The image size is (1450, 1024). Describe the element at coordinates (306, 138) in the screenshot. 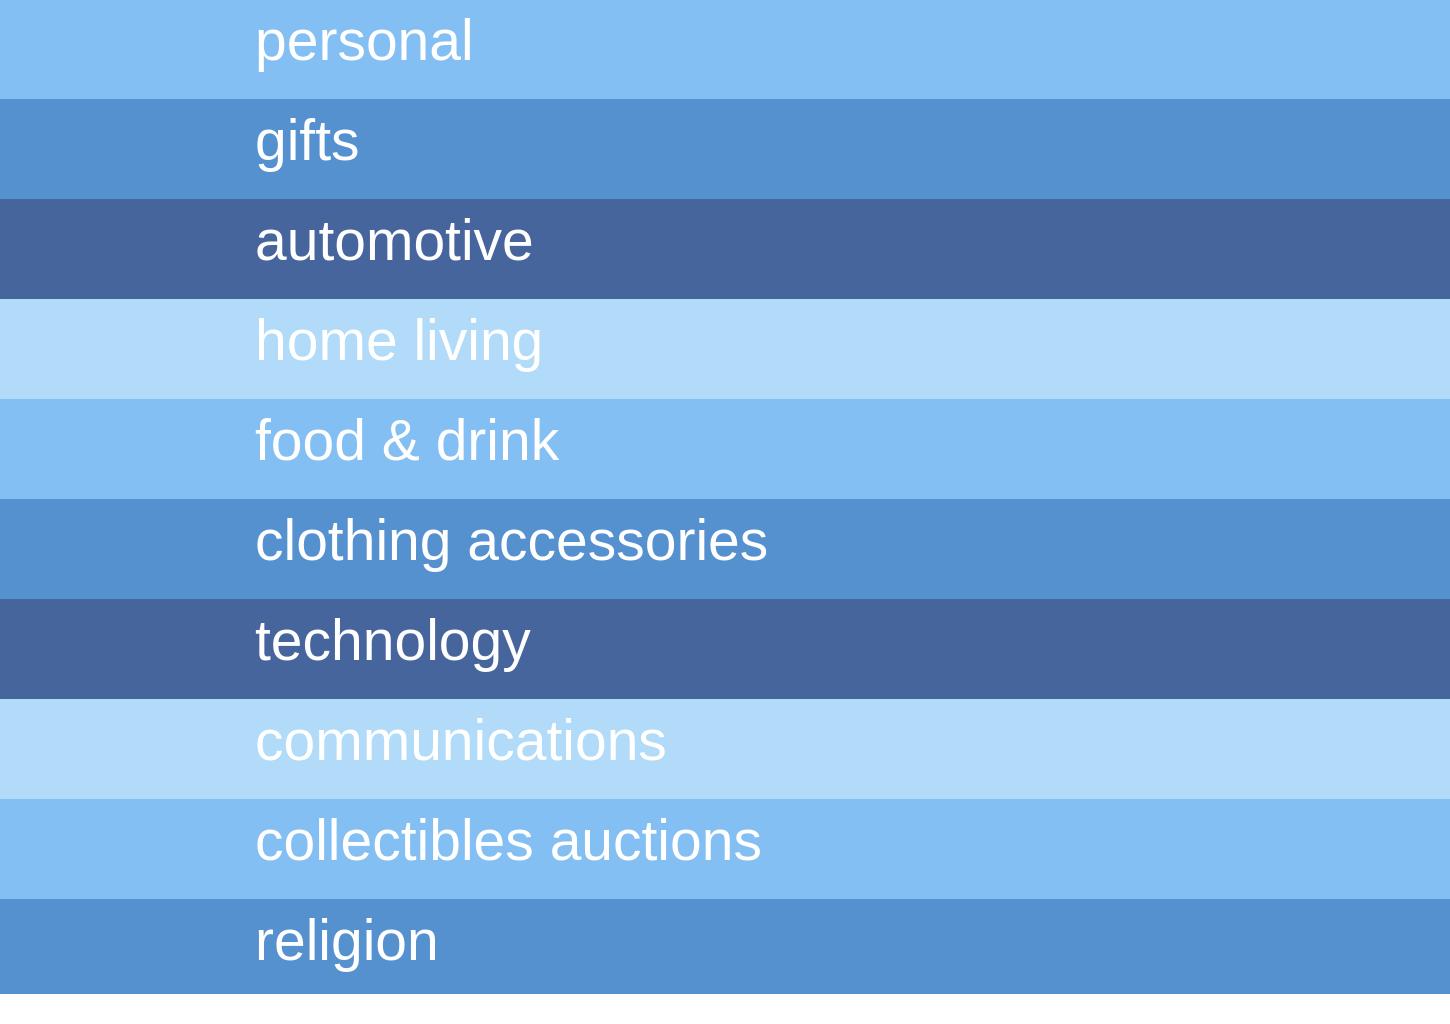

I see `'gifts'` at that location.